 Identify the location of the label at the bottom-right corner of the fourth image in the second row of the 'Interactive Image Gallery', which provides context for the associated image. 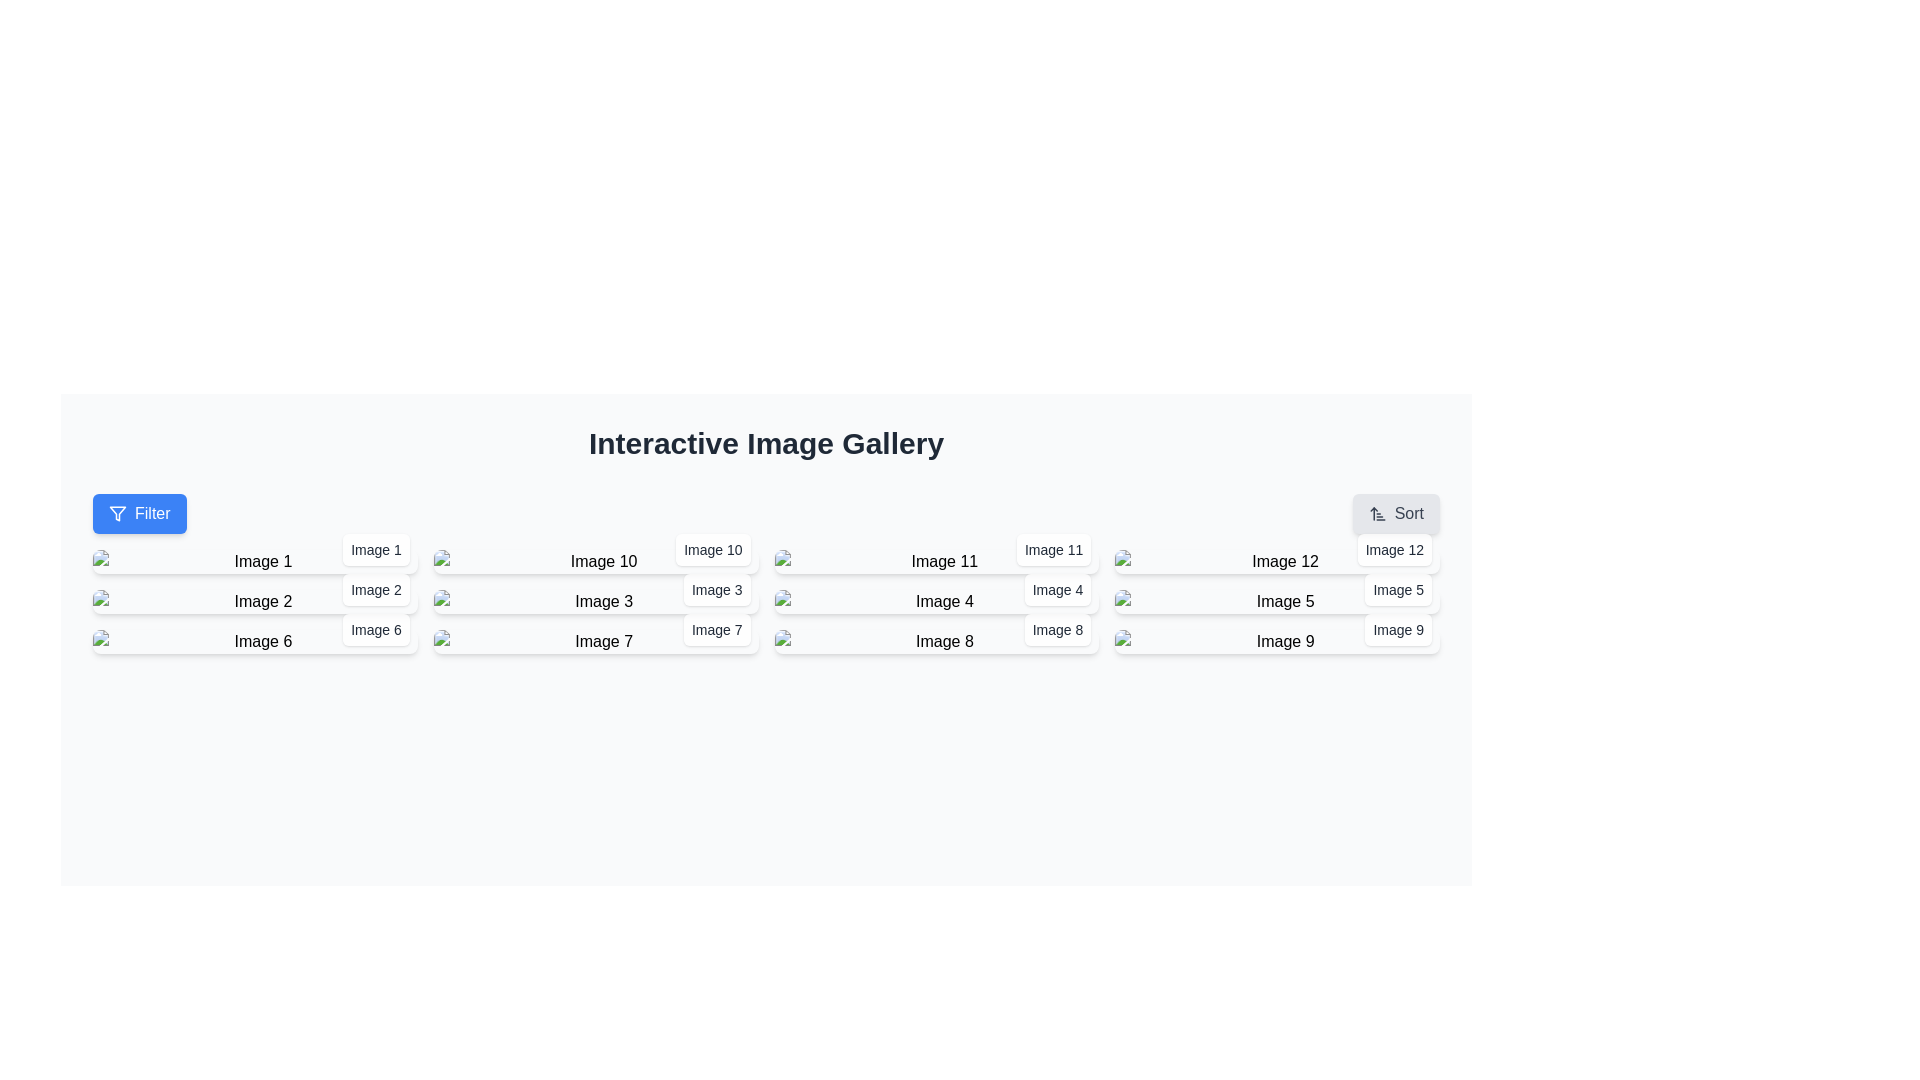
(1056, 589).